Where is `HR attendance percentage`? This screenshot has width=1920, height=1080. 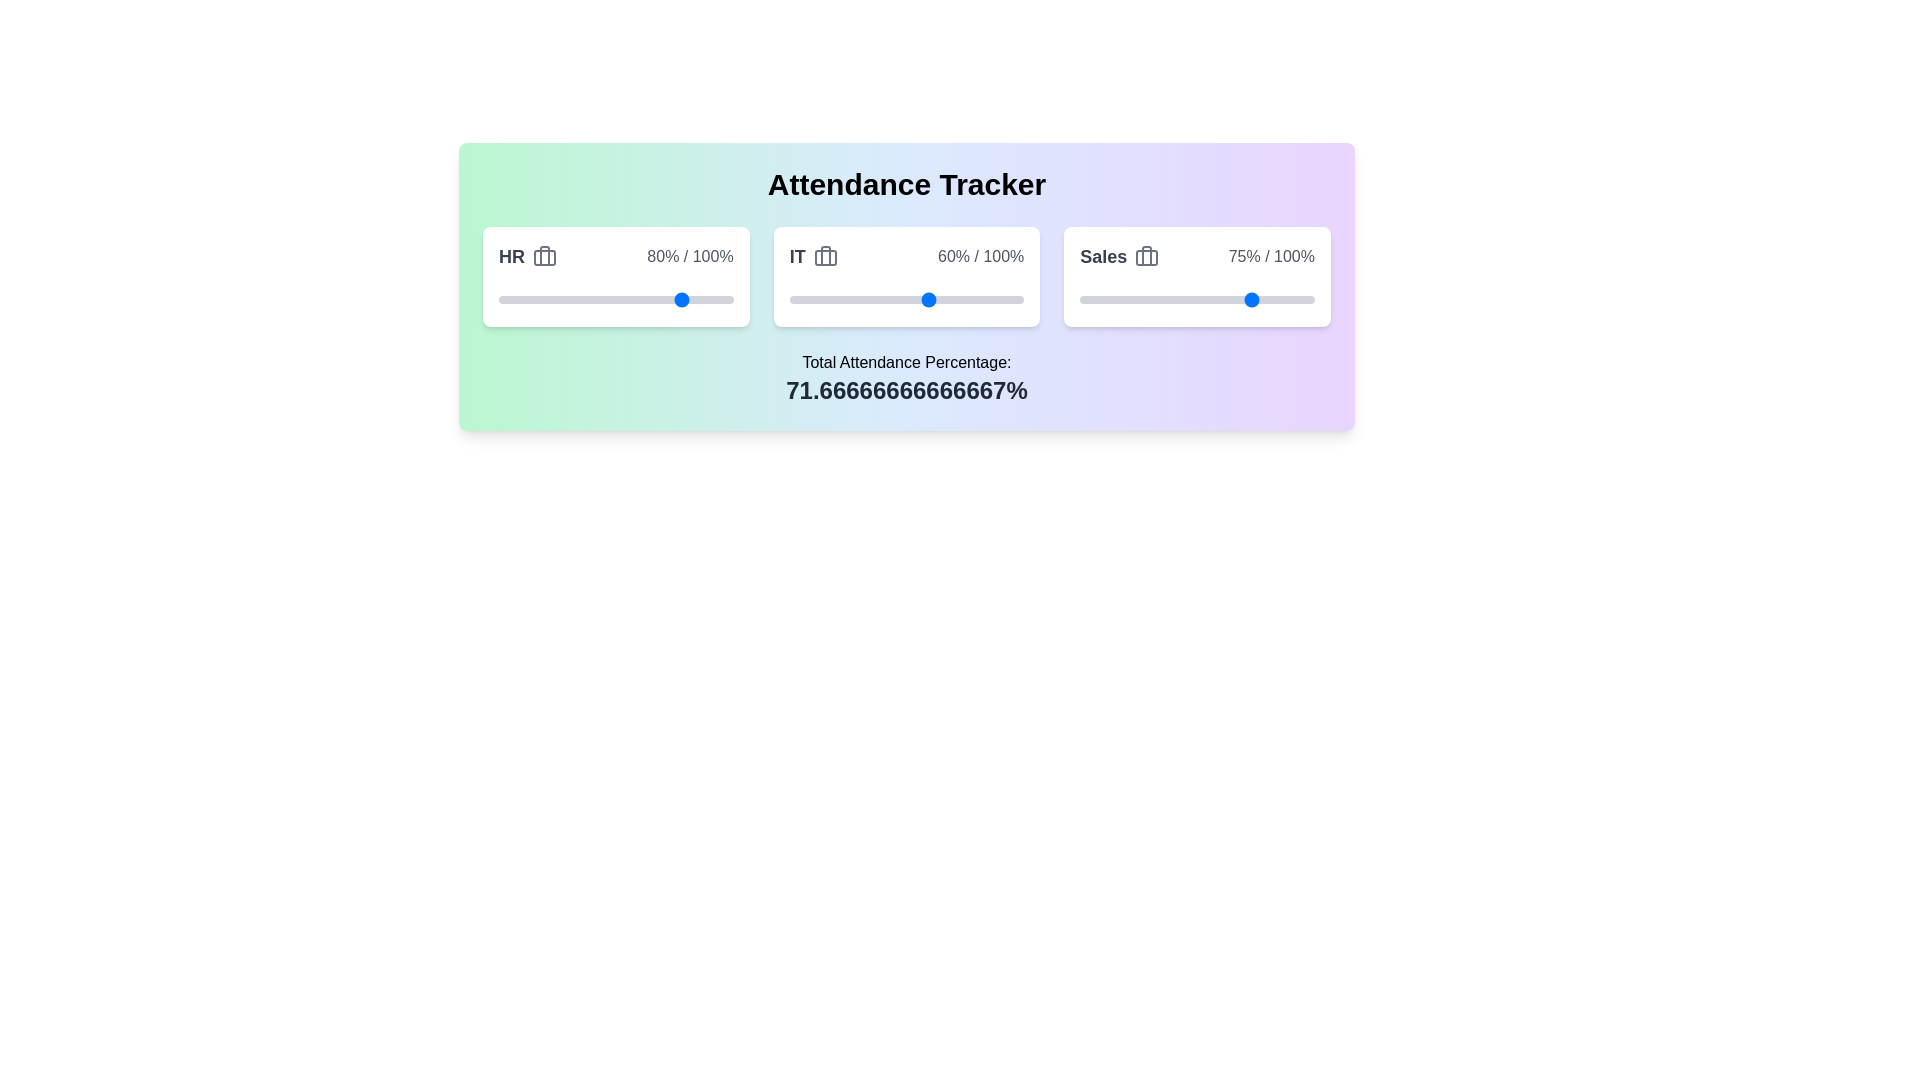
HR attendance percentage is located at coordinates (700, 300).